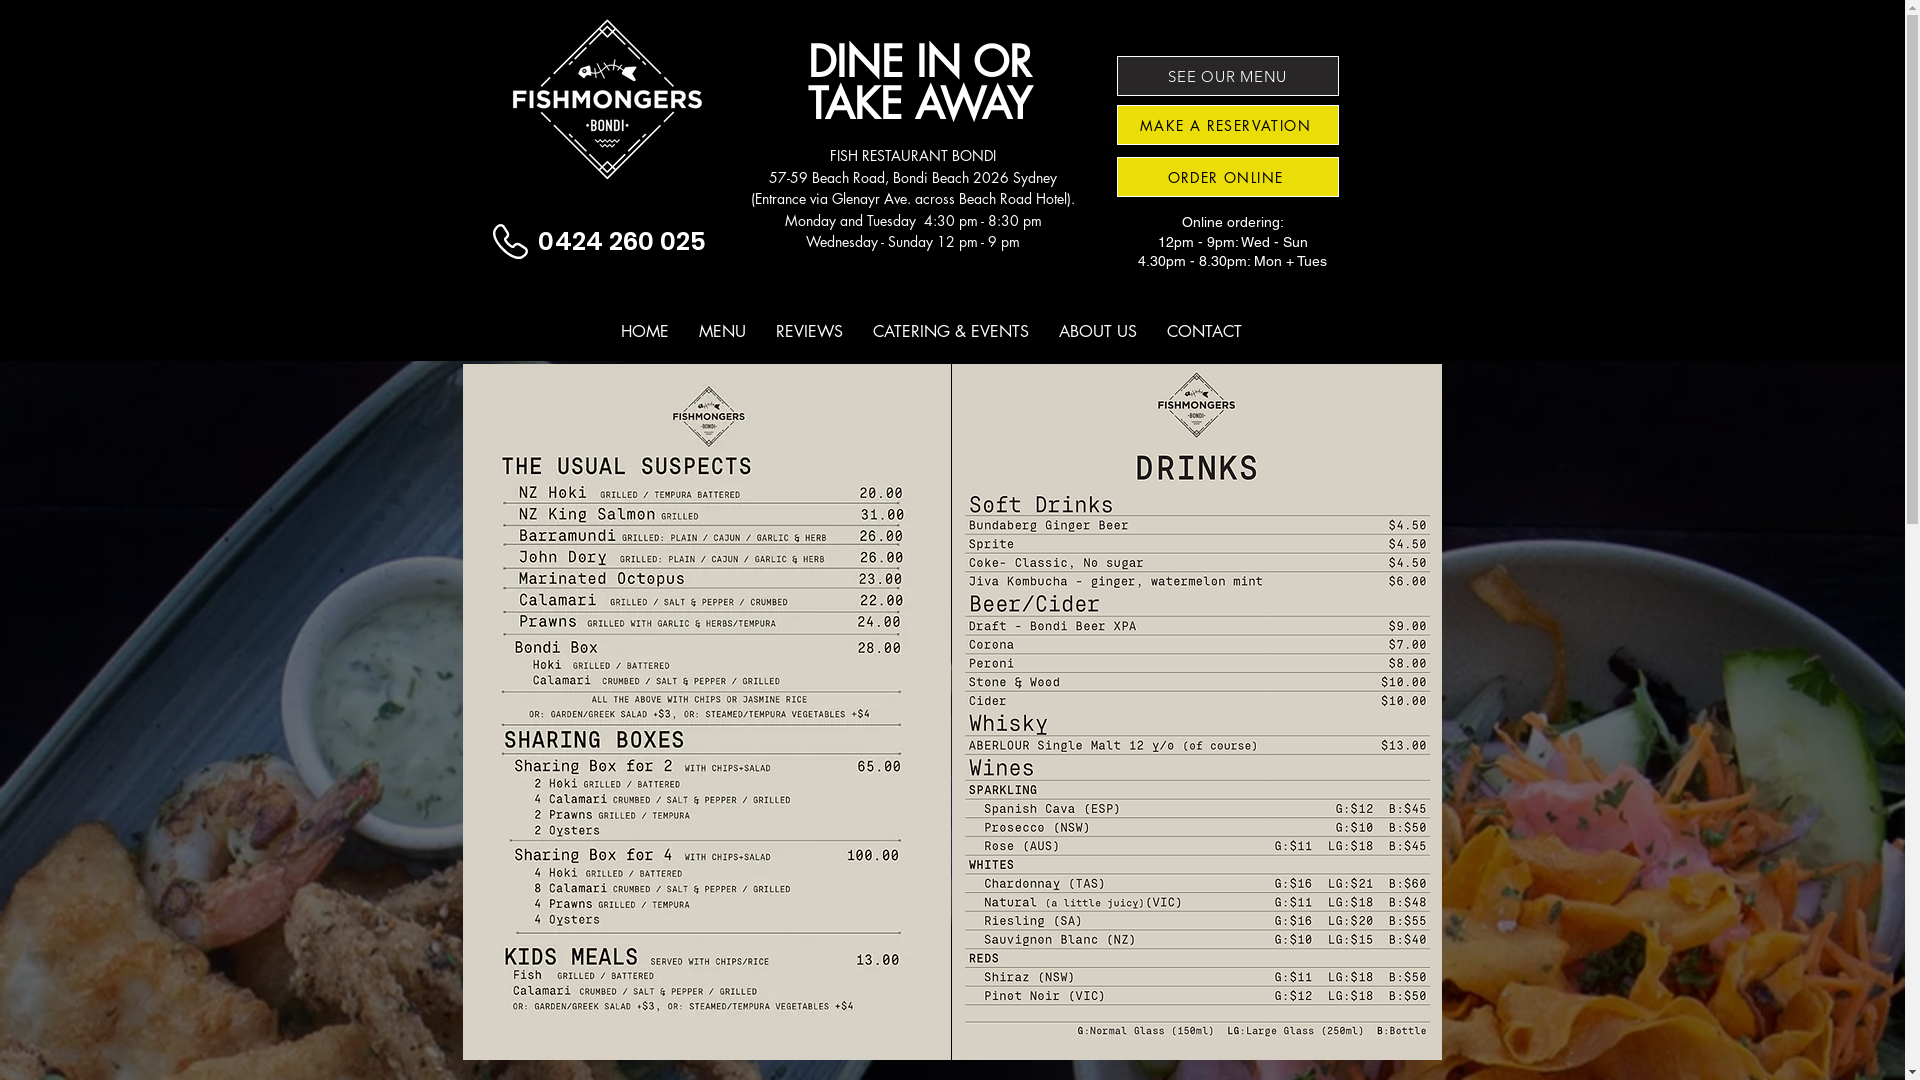  What do you see at coordinates (1097, 330) in the screenshot?
I see `'ABOUT US'` at bounding box center [1097, 330].